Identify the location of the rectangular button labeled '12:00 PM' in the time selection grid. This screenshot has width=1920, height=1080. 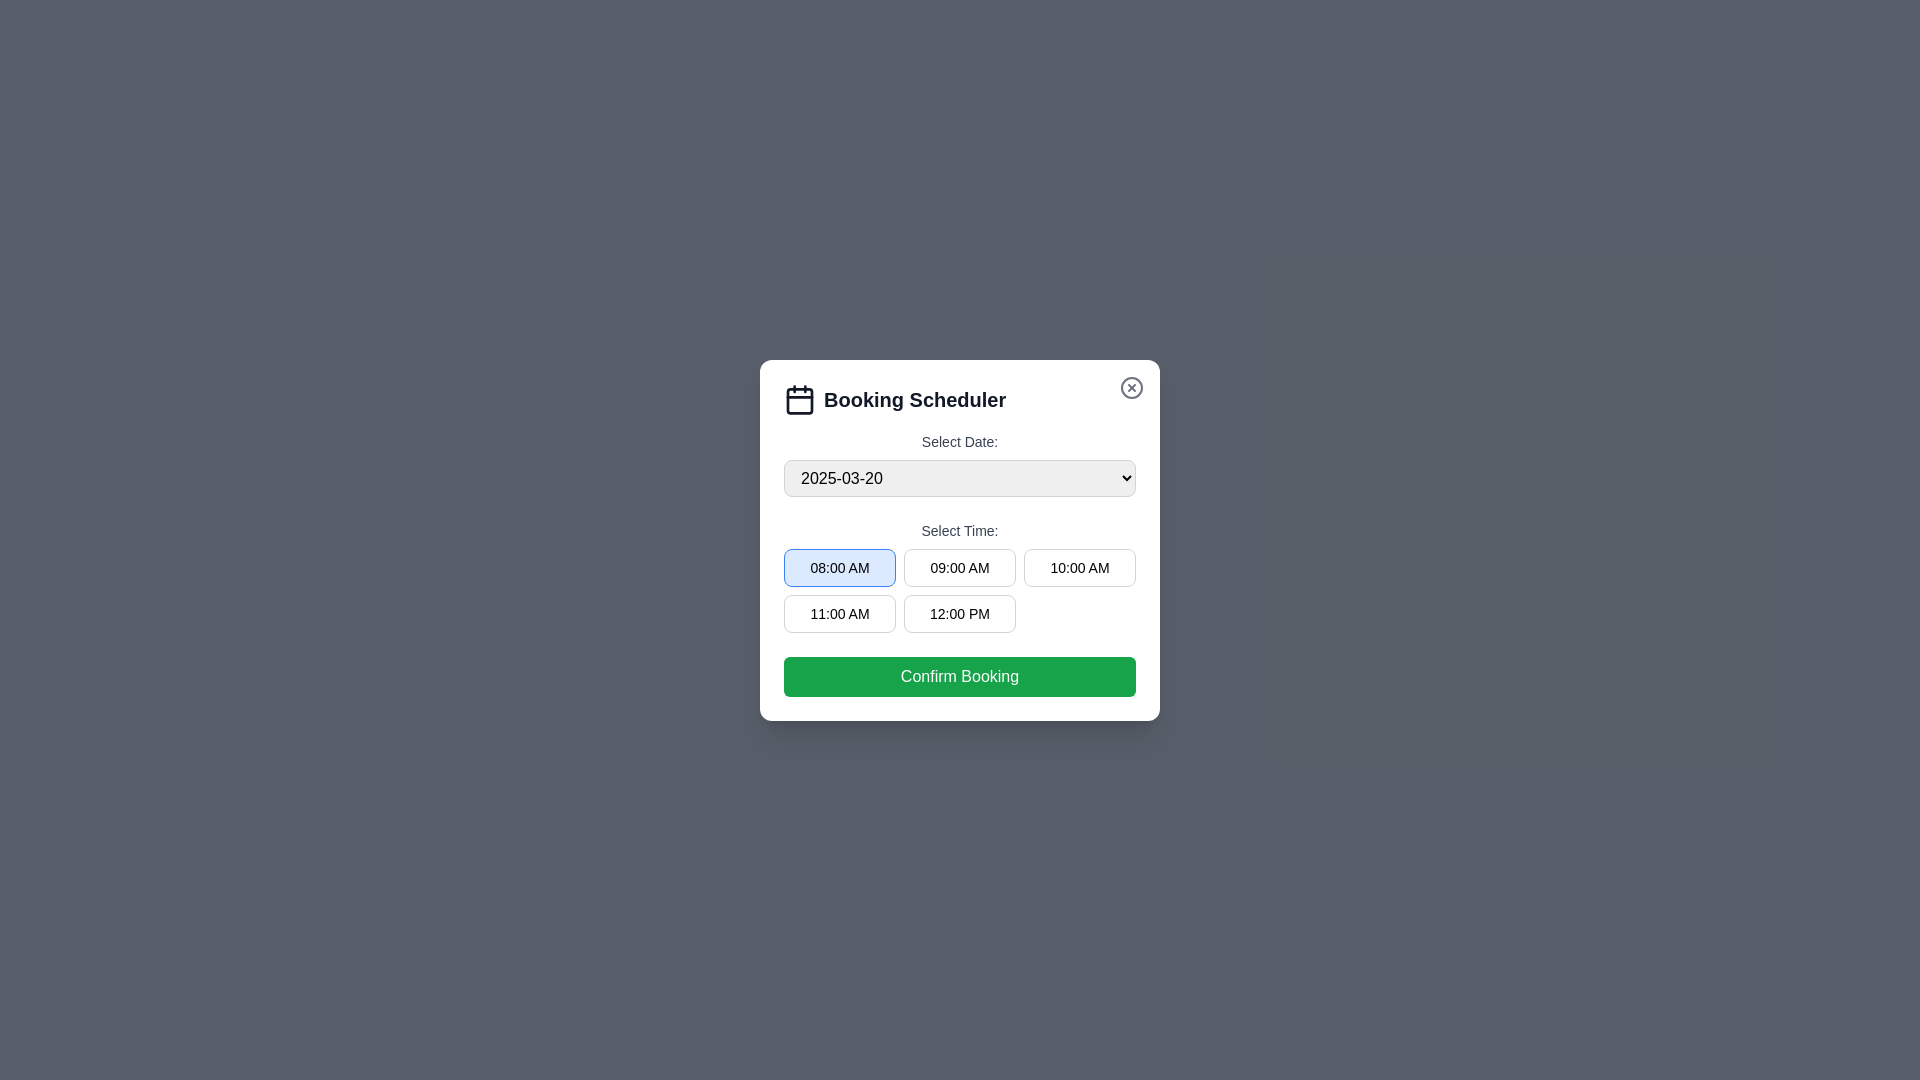
(960, 612).